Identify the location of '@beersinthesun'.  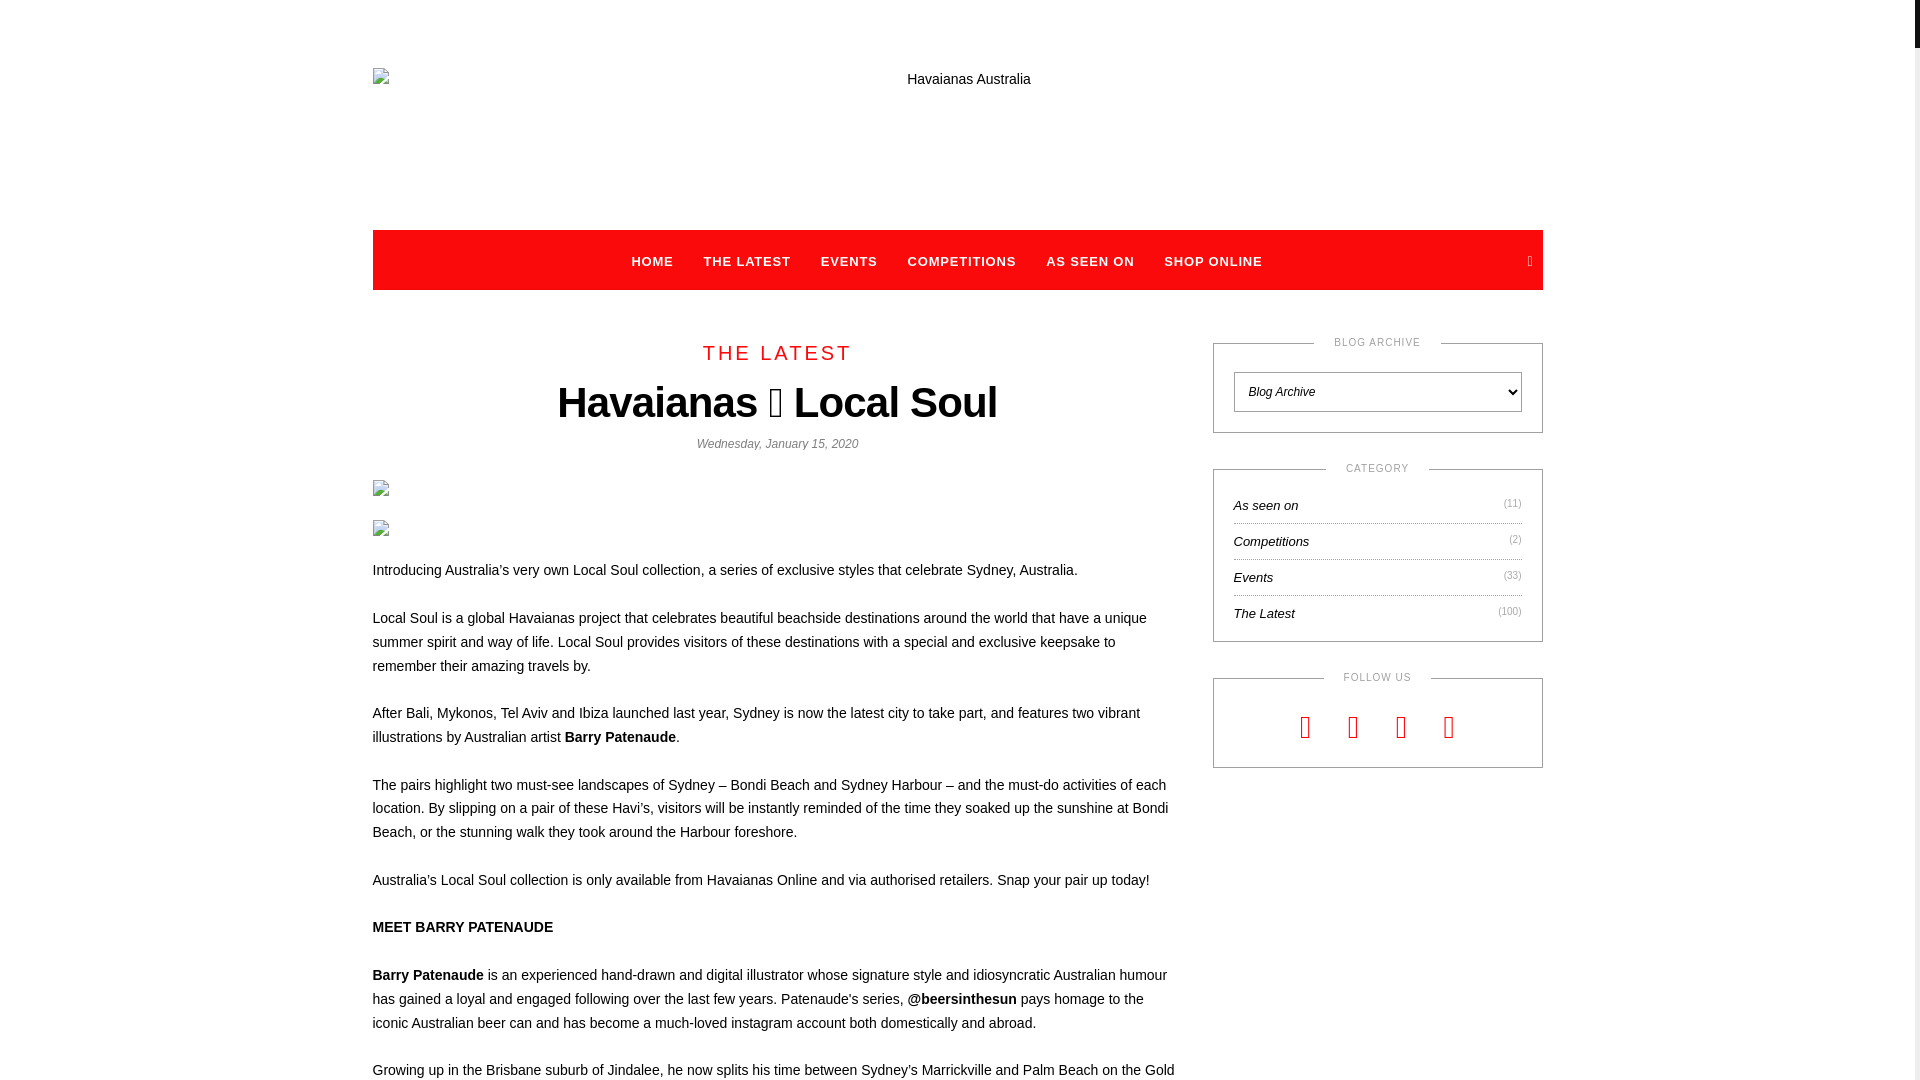
(906, 999).